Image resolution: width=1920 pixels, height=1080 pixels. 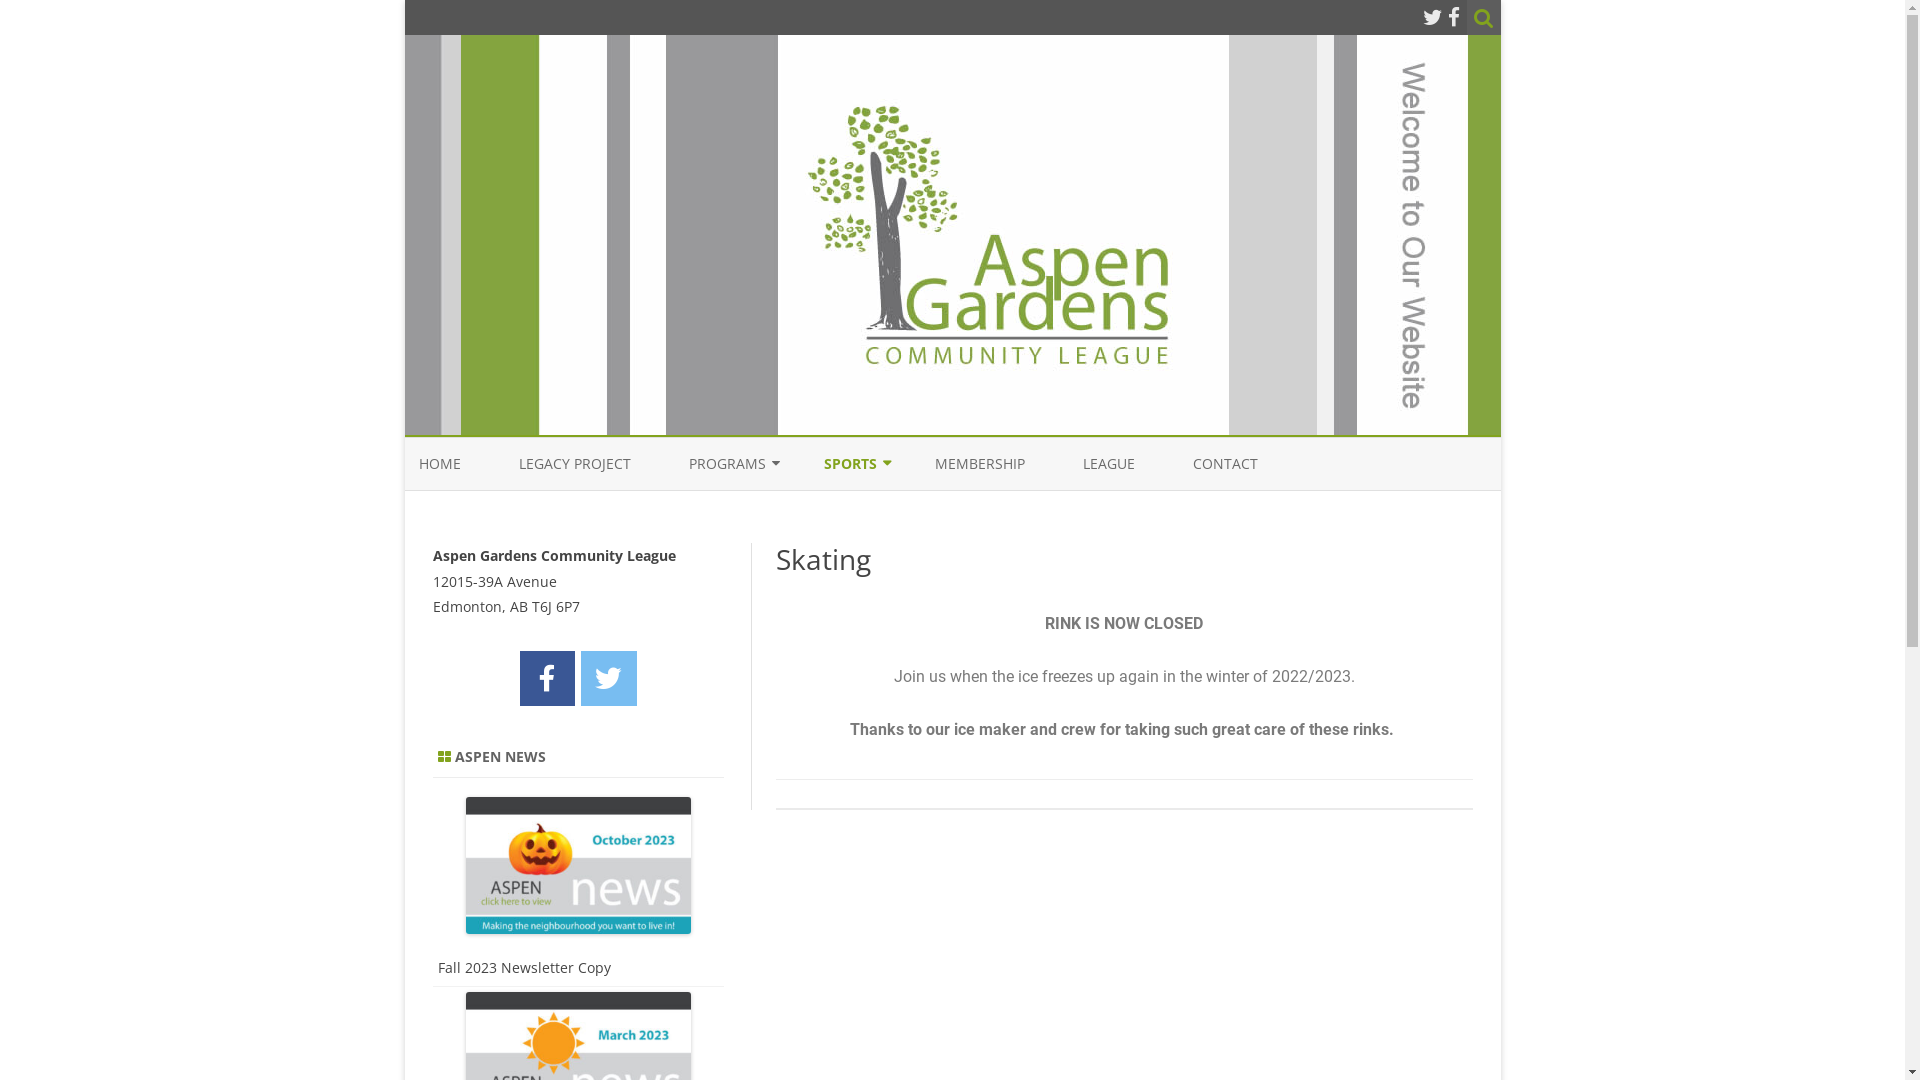 I want to click on 'PROGRAMS', so click(x=725, y=463).